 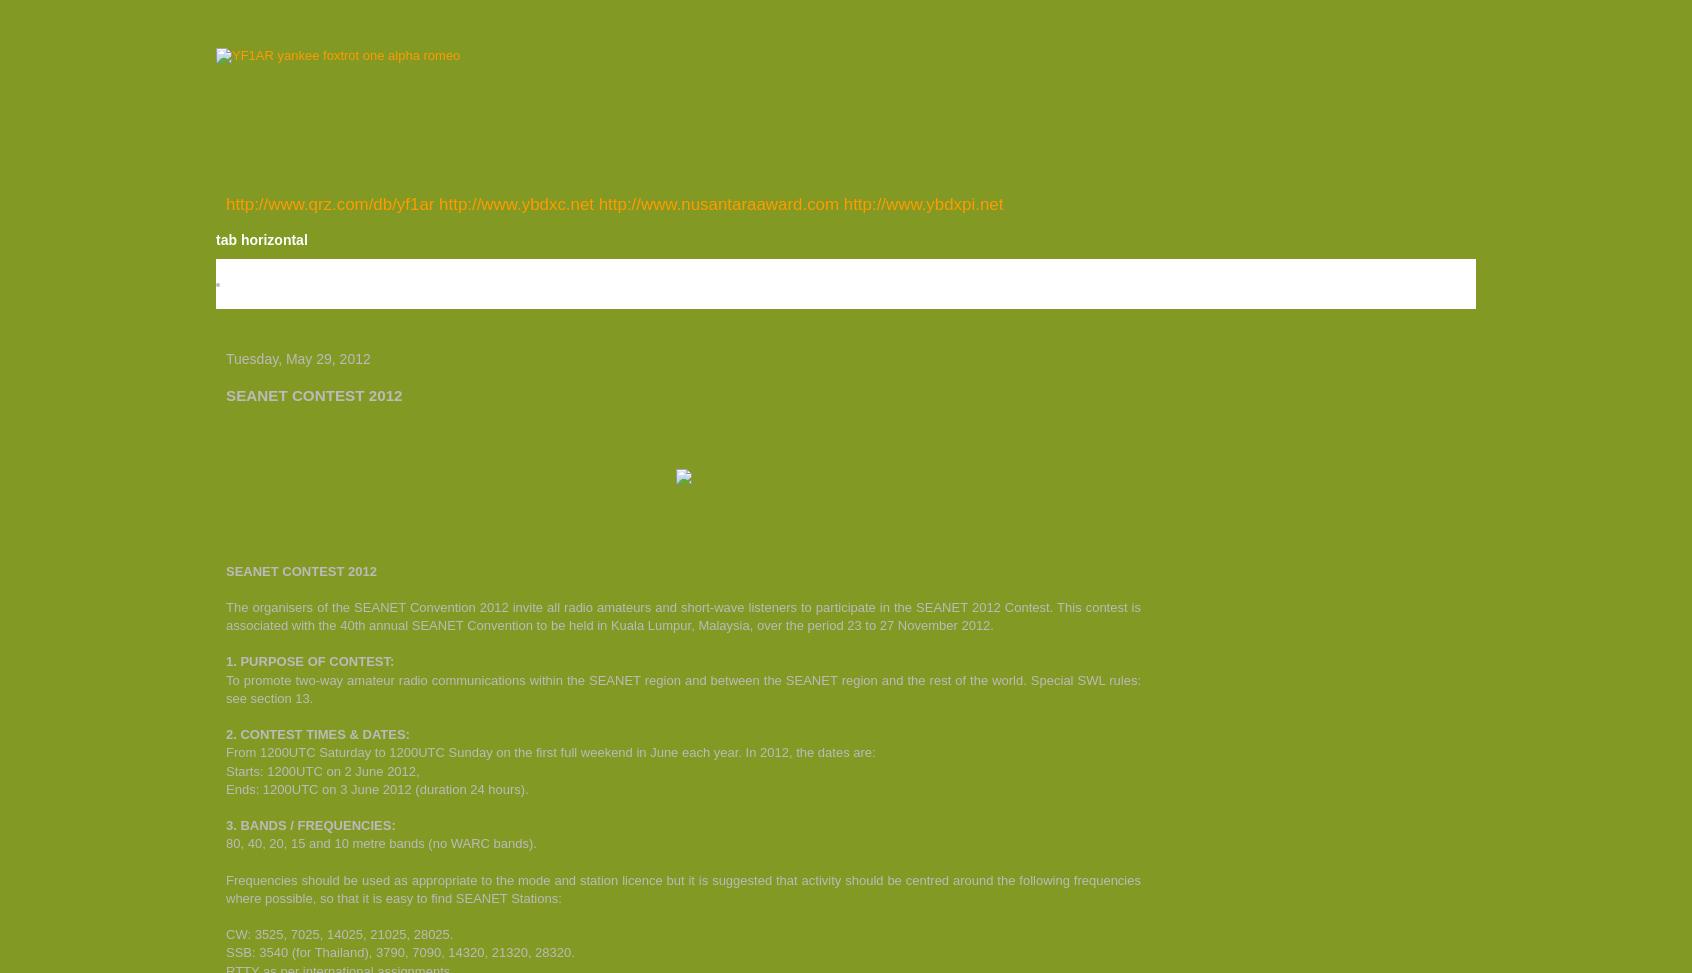 What do you see at coordinates (321, 769) in the screenshot?
I see `'Starts: 1200UTC on 2 June 2012,'` at bounding box center [321, 769].